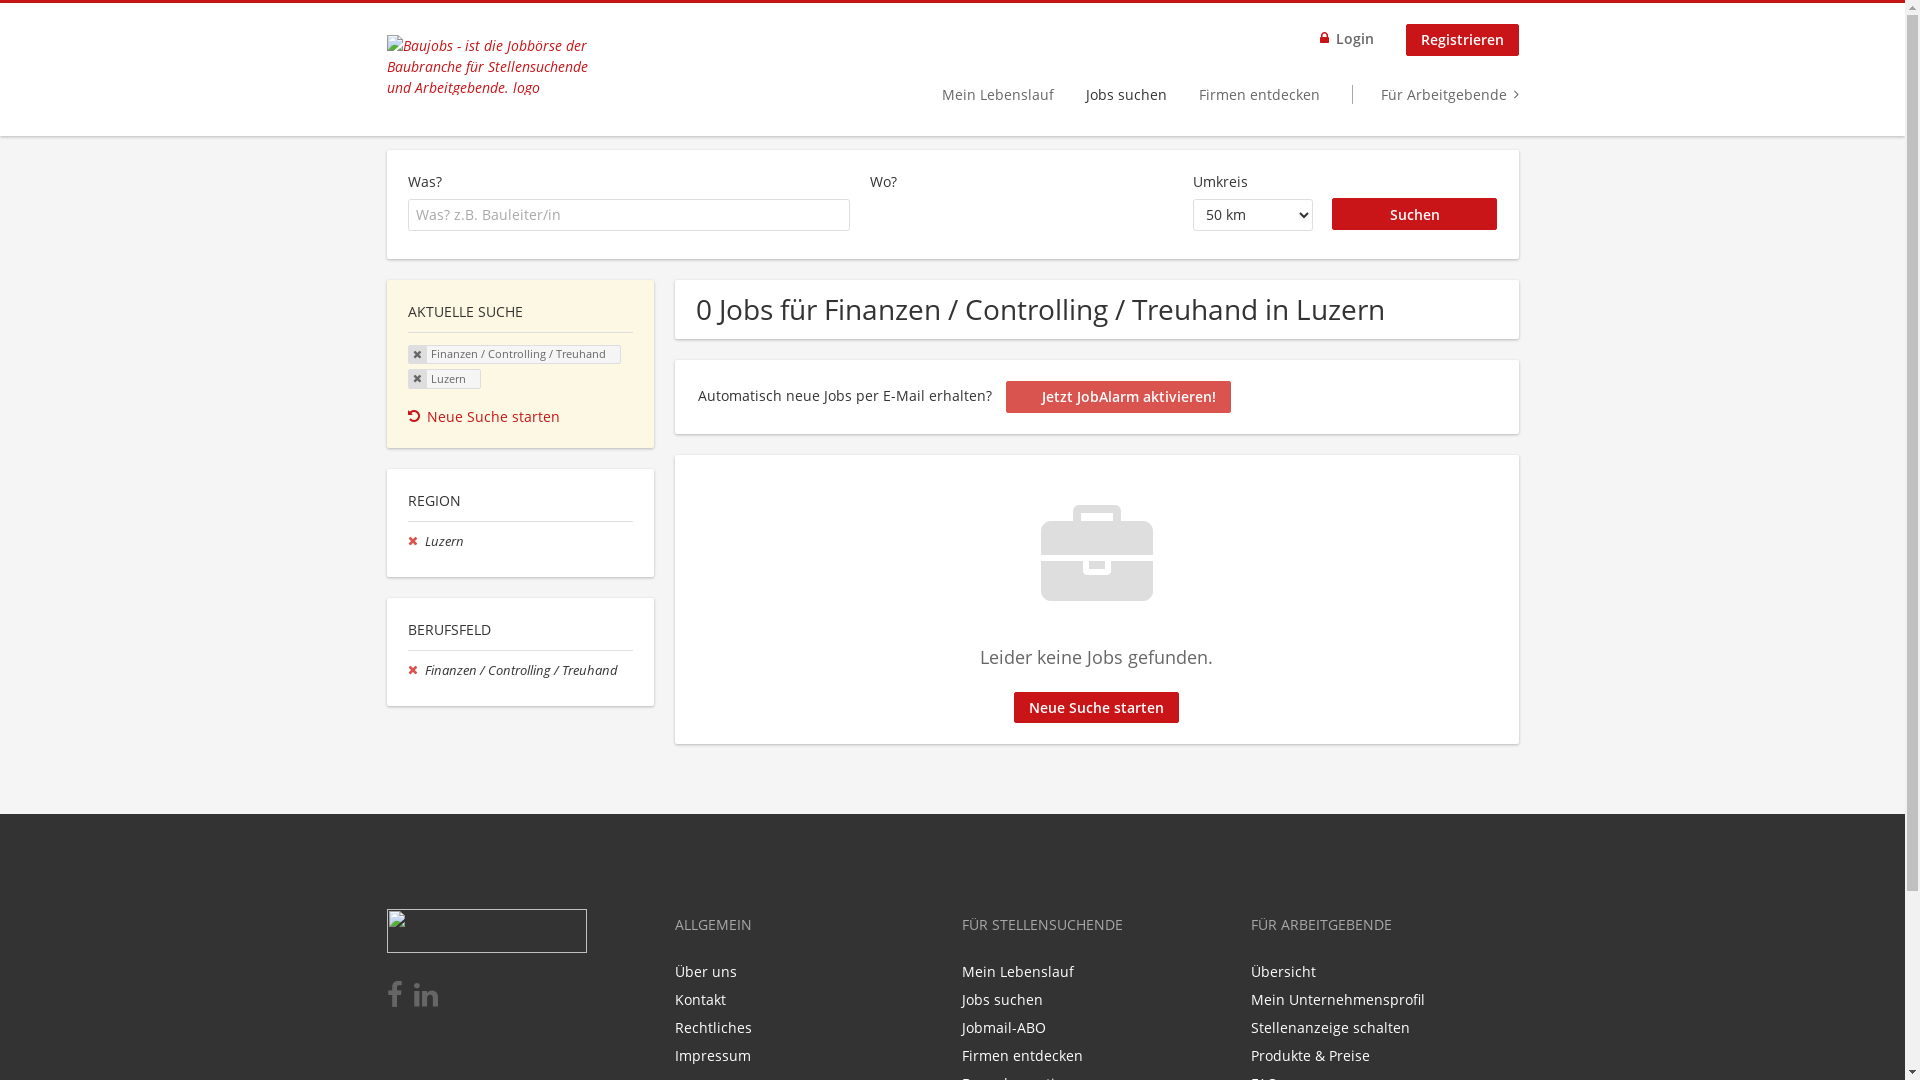 This screenshot has height=1080, width=1920. I want to click on 'Jobs suchen', so click(1002, 999).